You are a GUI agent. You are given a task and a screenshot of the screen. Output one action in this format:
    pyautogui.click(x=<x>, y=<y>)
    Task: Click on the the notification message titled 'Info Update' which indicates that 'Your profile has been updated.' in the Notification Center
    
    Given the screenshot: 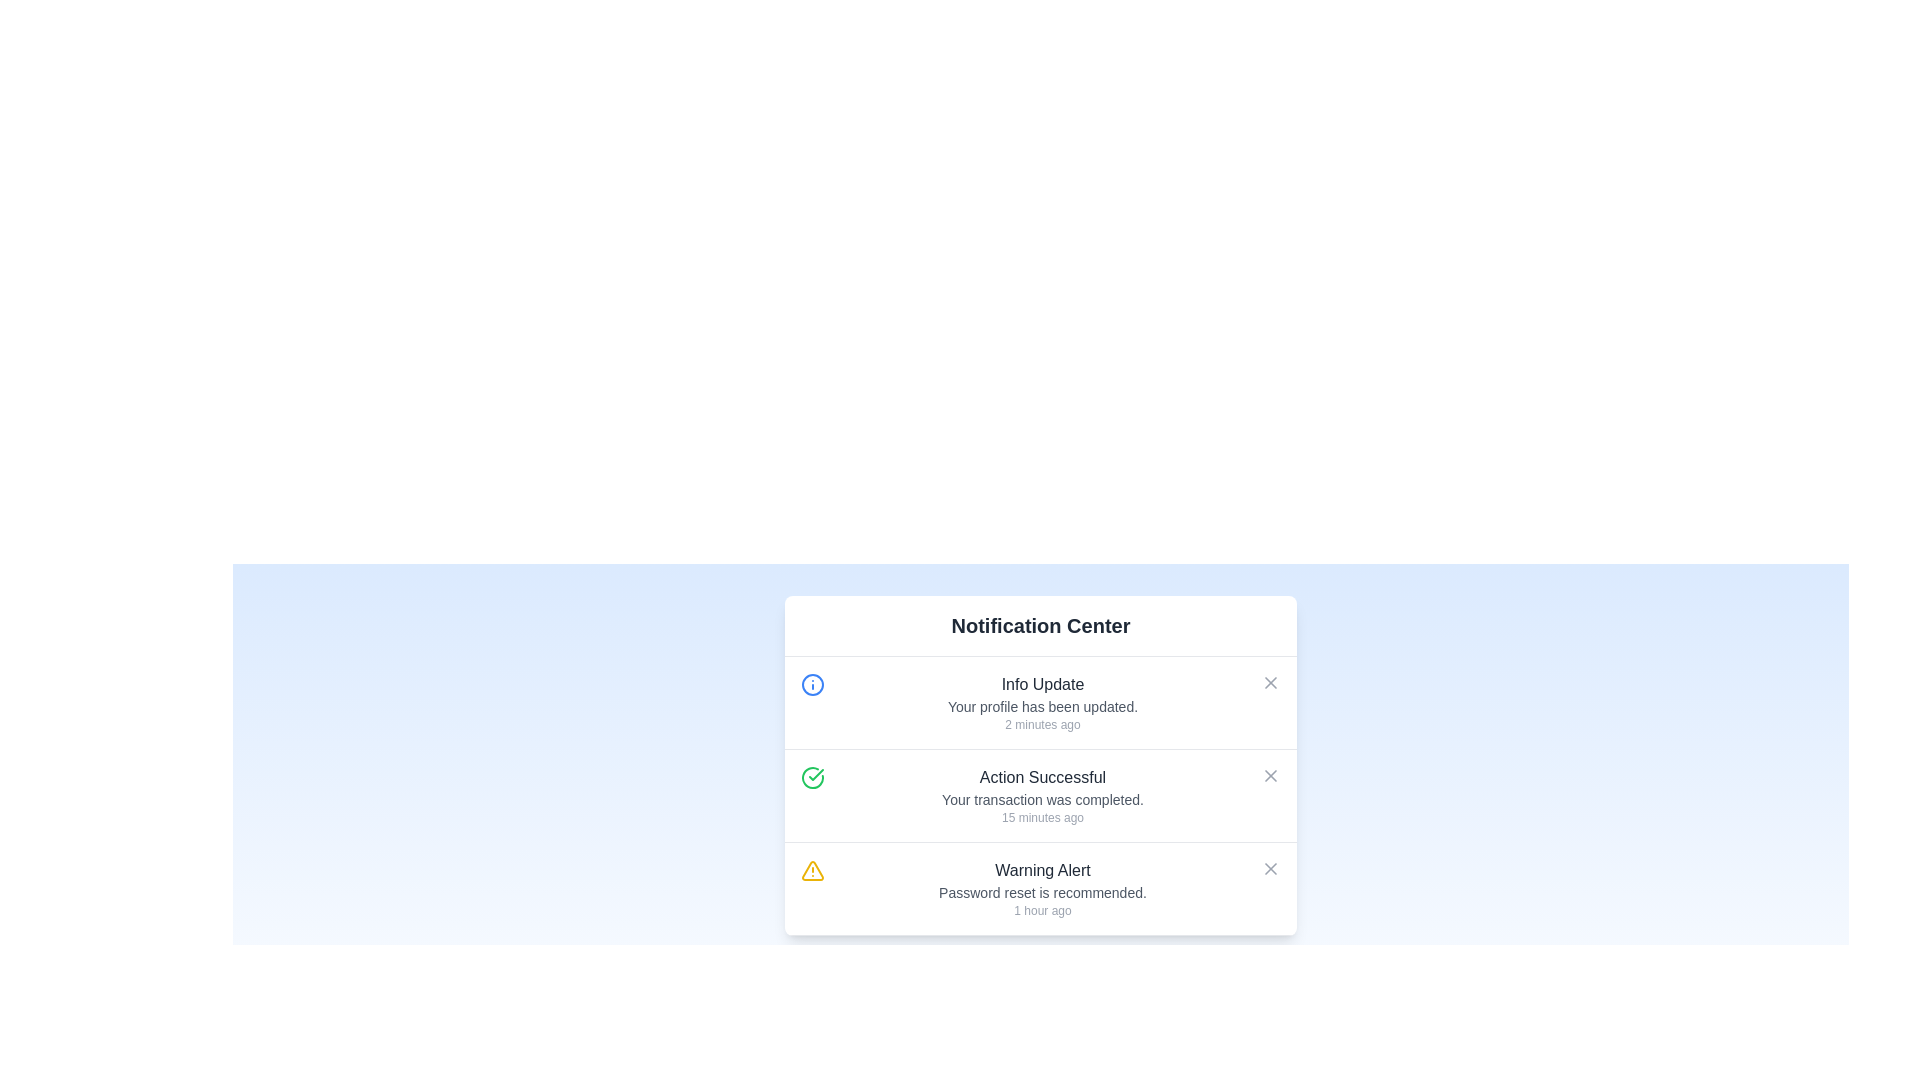 What is the action you would take?
    pyautogui.click(x=1041, y=701)
    